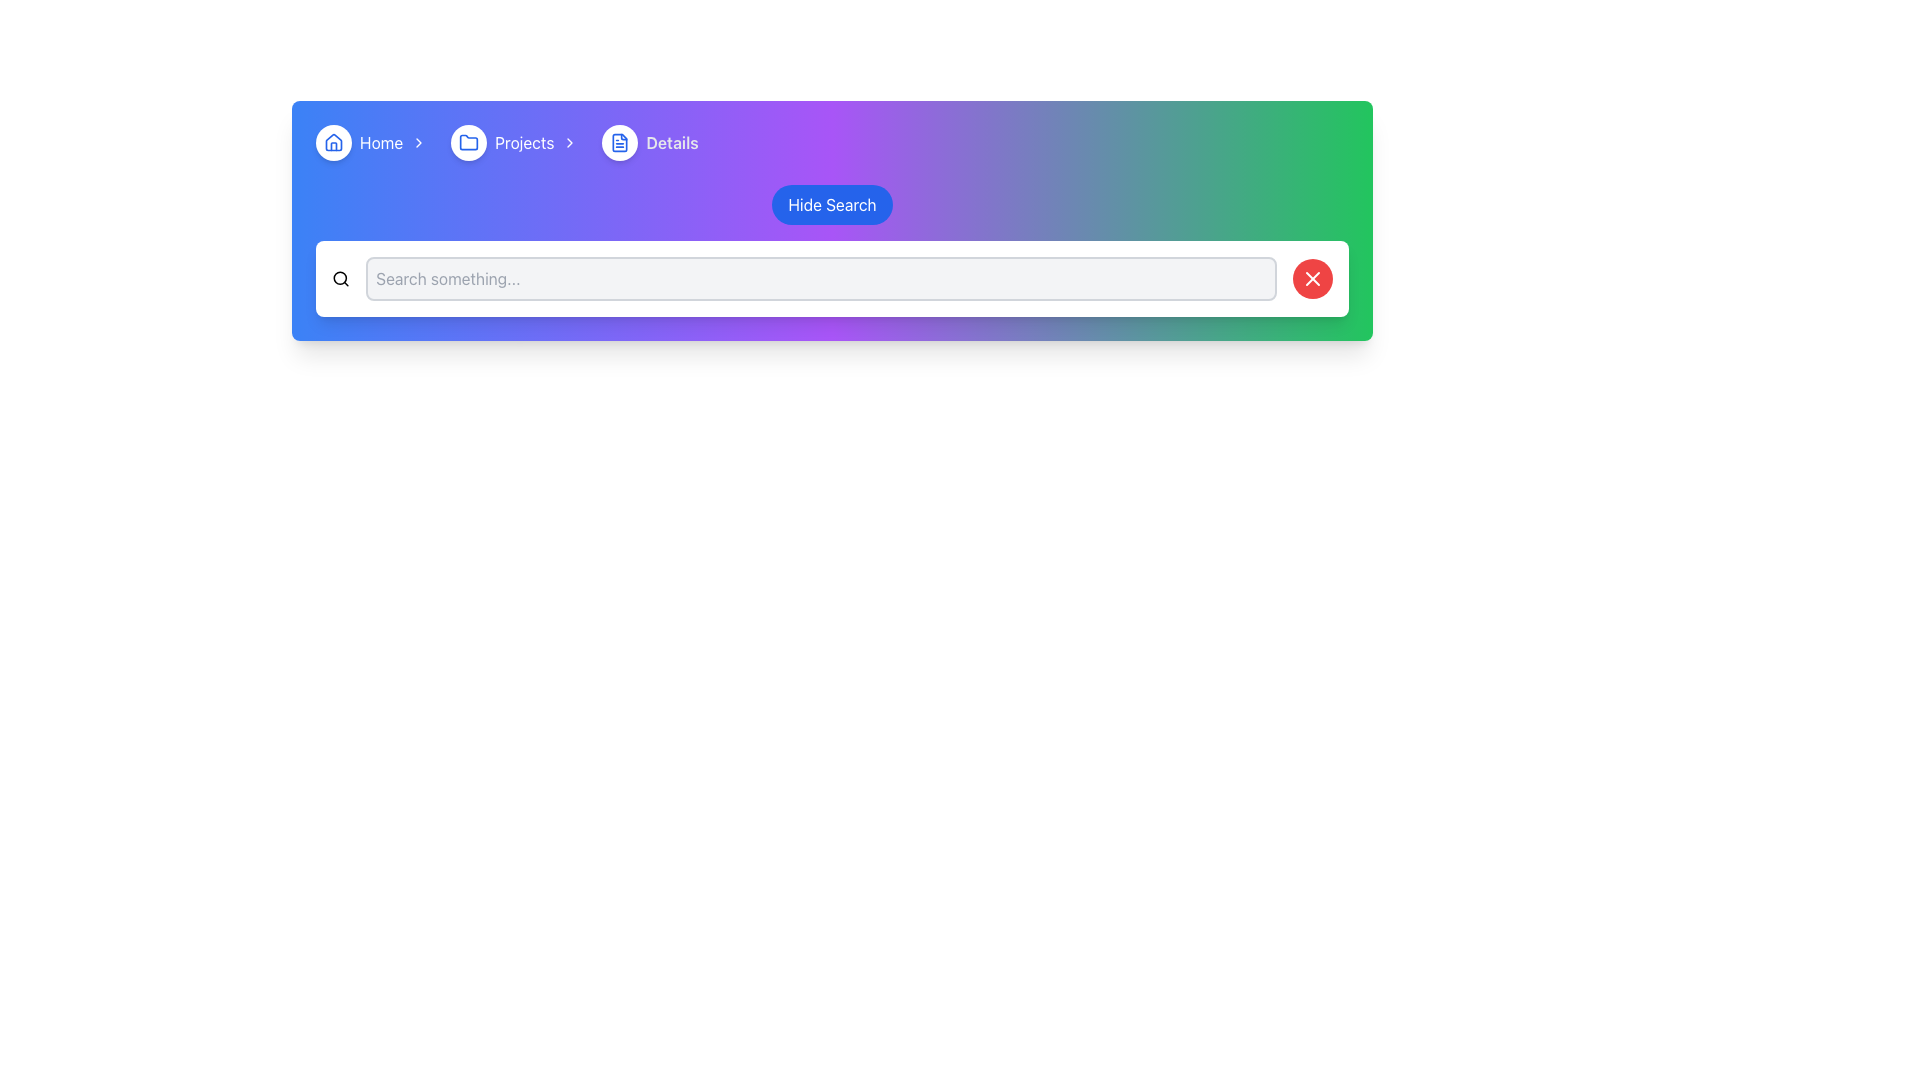  I want to click on the round icon button with a blue border and a white interior containing a house icon, so click(334, 141).